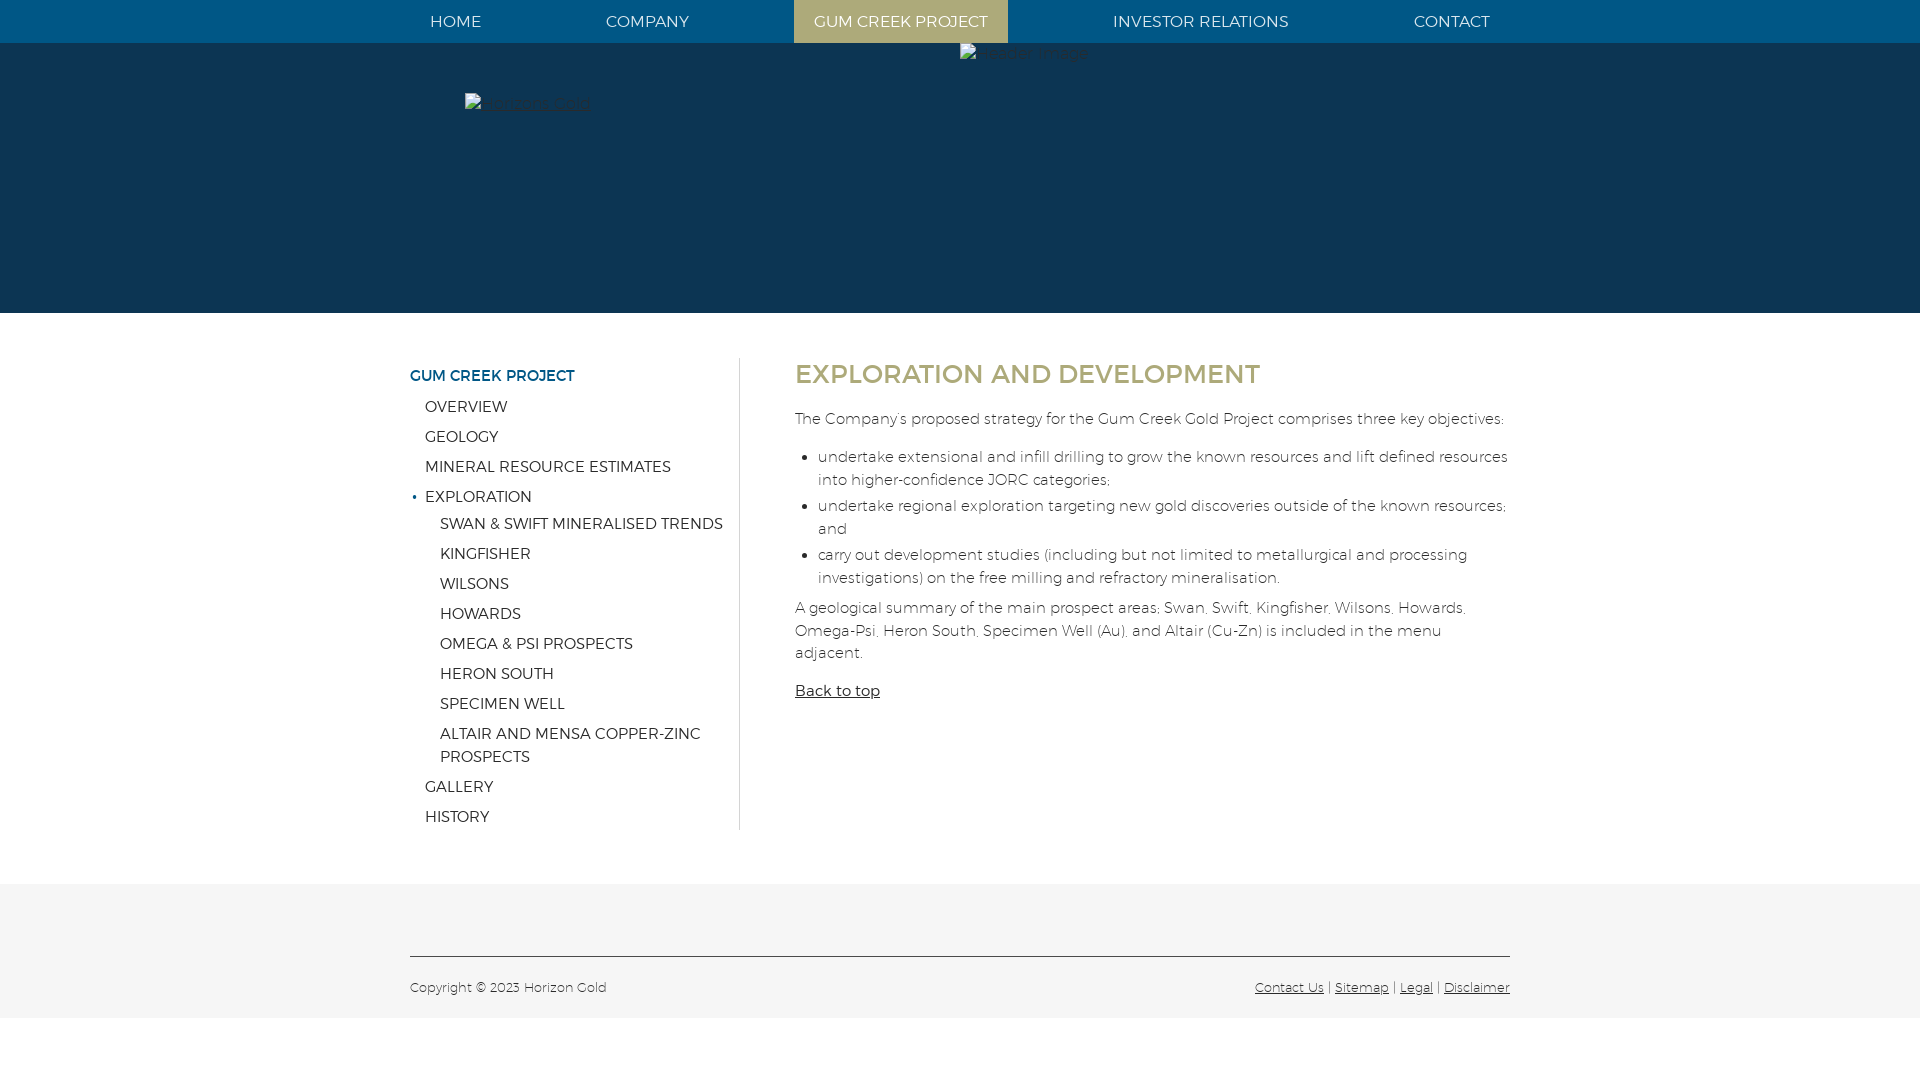 This screenshot has height=1080, width=1920. I want to click on 'HOME', so click(454, 21).